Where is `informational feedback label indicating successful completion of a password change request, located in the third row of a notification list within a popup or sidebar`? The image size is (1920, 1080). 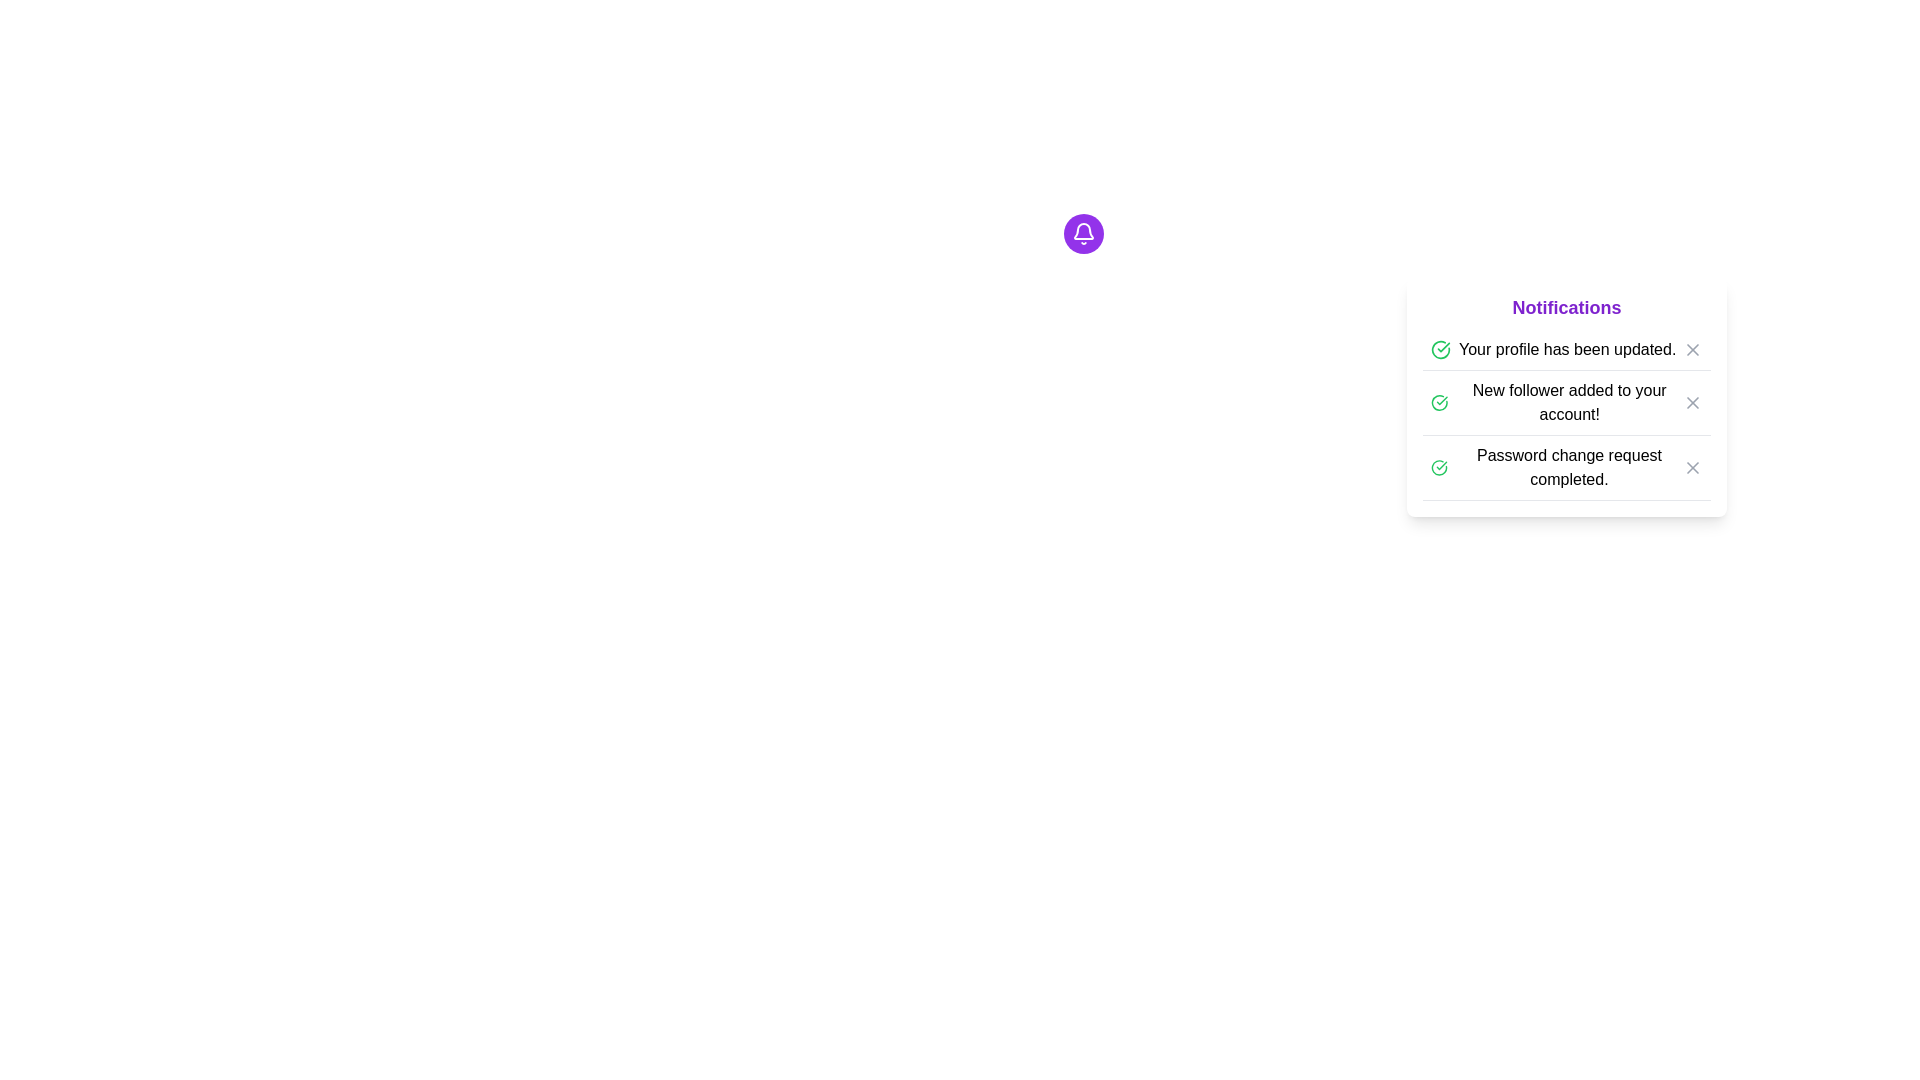 informational feedback label indicating successful completion of a password change request, located in the third row of a notification list within a popup or sidebar is located at coordinates (1555, 467).